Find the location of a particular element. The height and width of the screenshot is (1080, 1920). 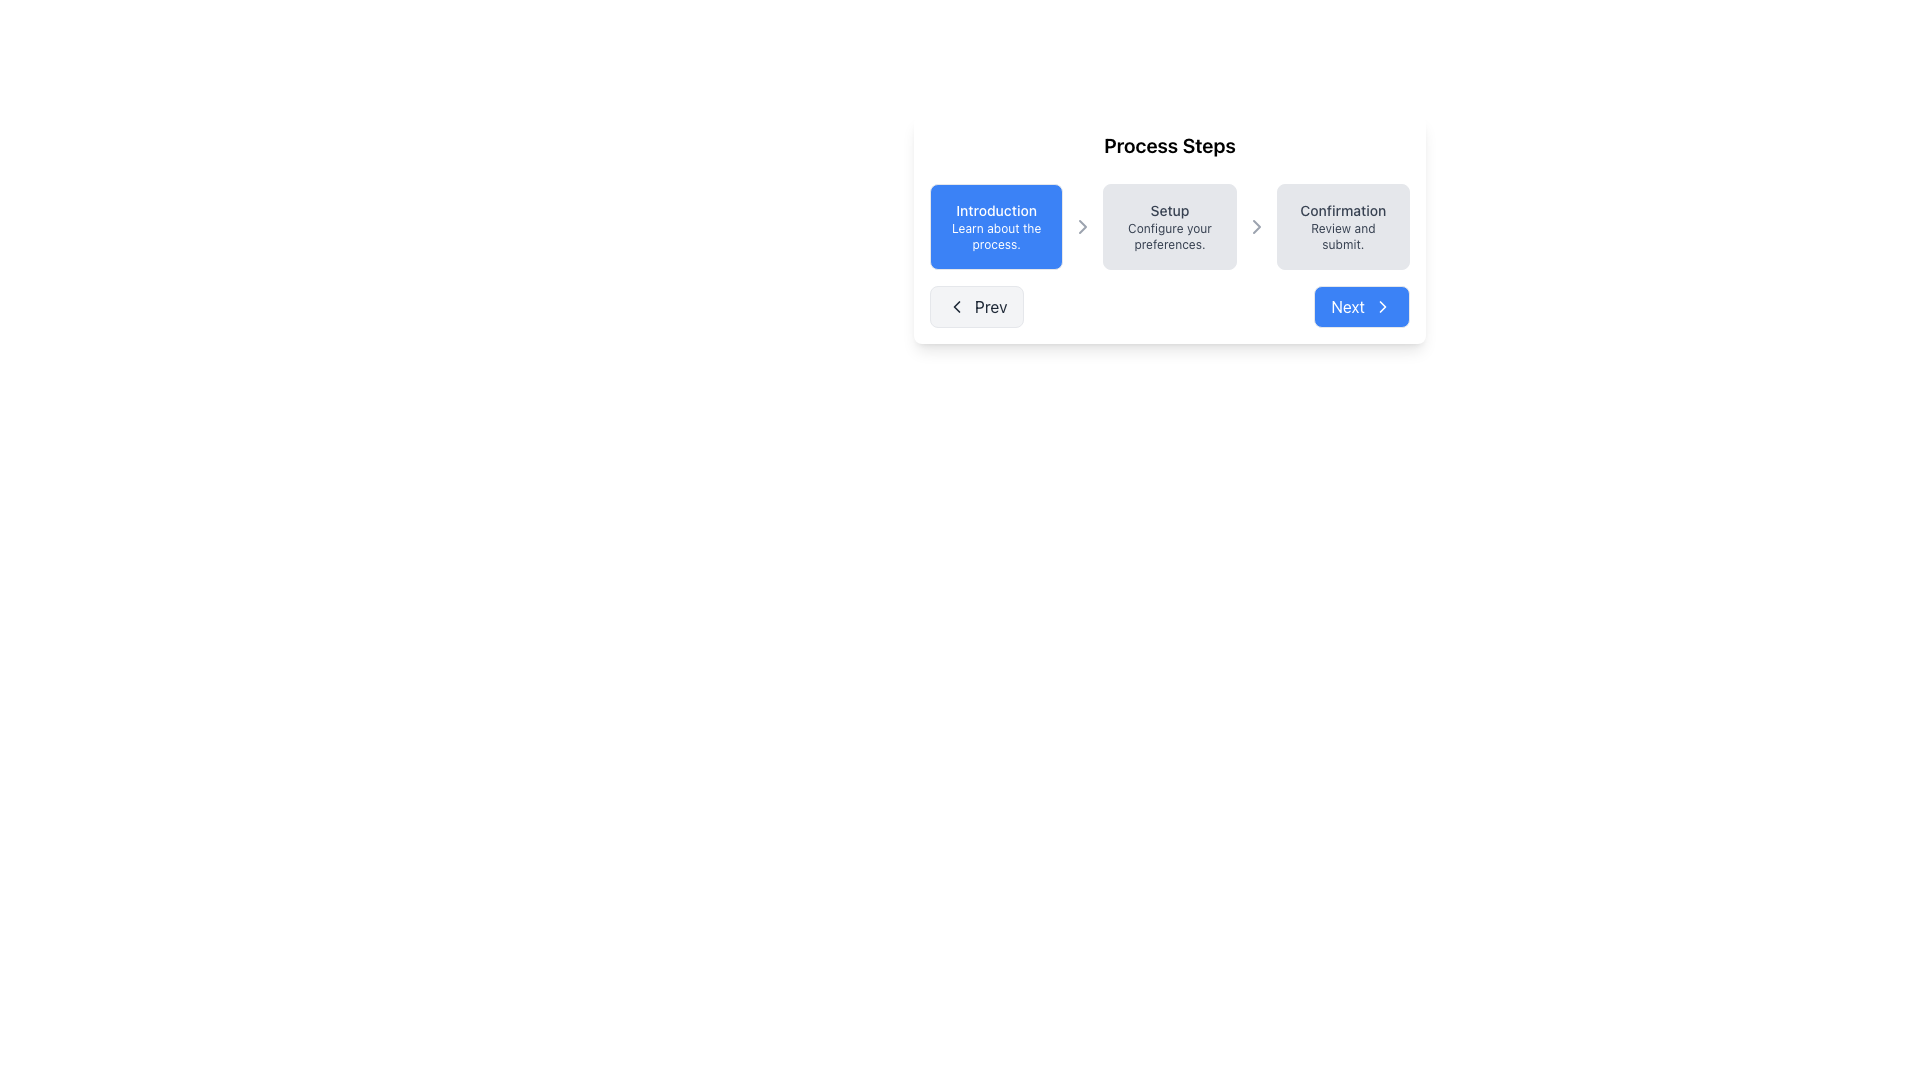

the 'Introduction' static text label in the multi-step process navigator, which is located just below the title 'Process Steps' and serves as the first step in a horizontal list of three steps is located at coordinates (996, 211).